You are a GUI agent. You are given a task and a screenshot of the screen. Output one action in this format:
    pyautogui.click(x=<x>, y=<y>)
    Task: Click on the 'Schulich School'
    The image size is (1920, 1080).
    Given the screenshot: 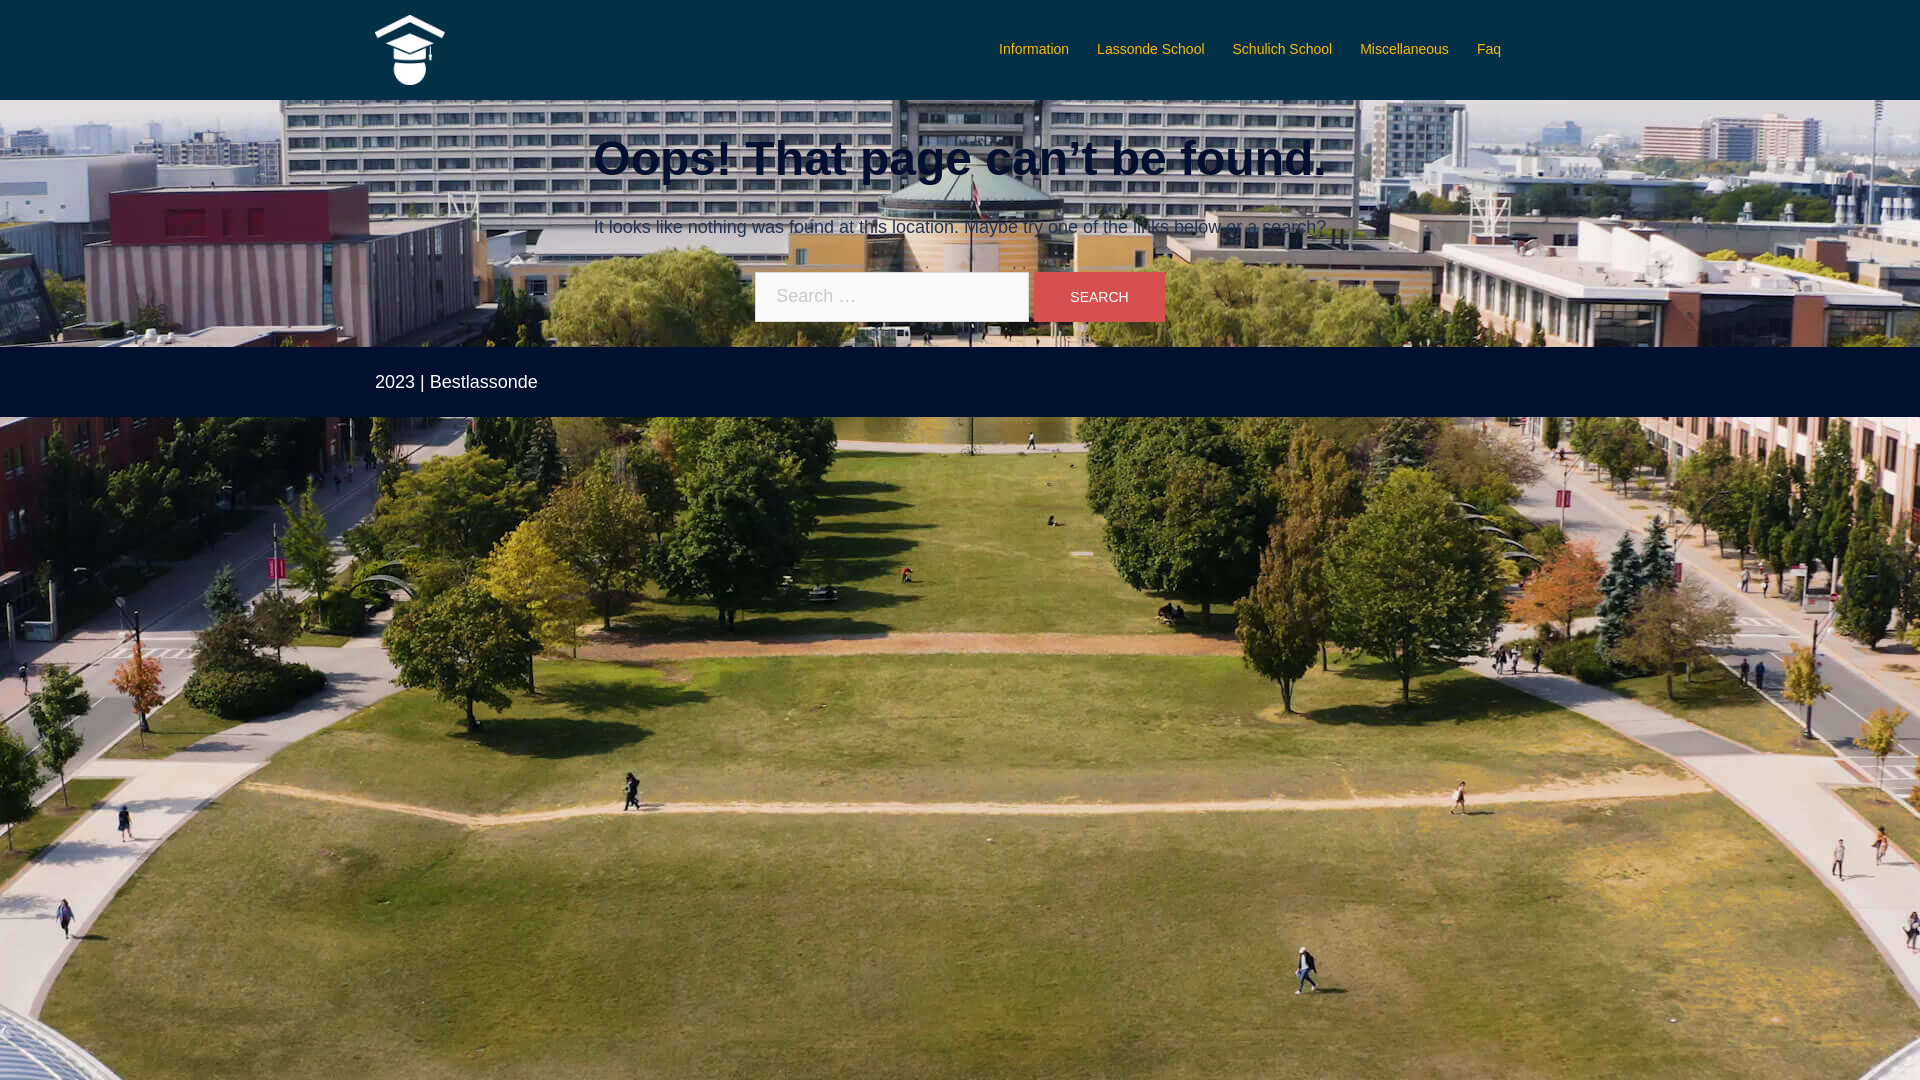 What is the action you would take?
    pyautogui.click(x=1282, y=49)
    